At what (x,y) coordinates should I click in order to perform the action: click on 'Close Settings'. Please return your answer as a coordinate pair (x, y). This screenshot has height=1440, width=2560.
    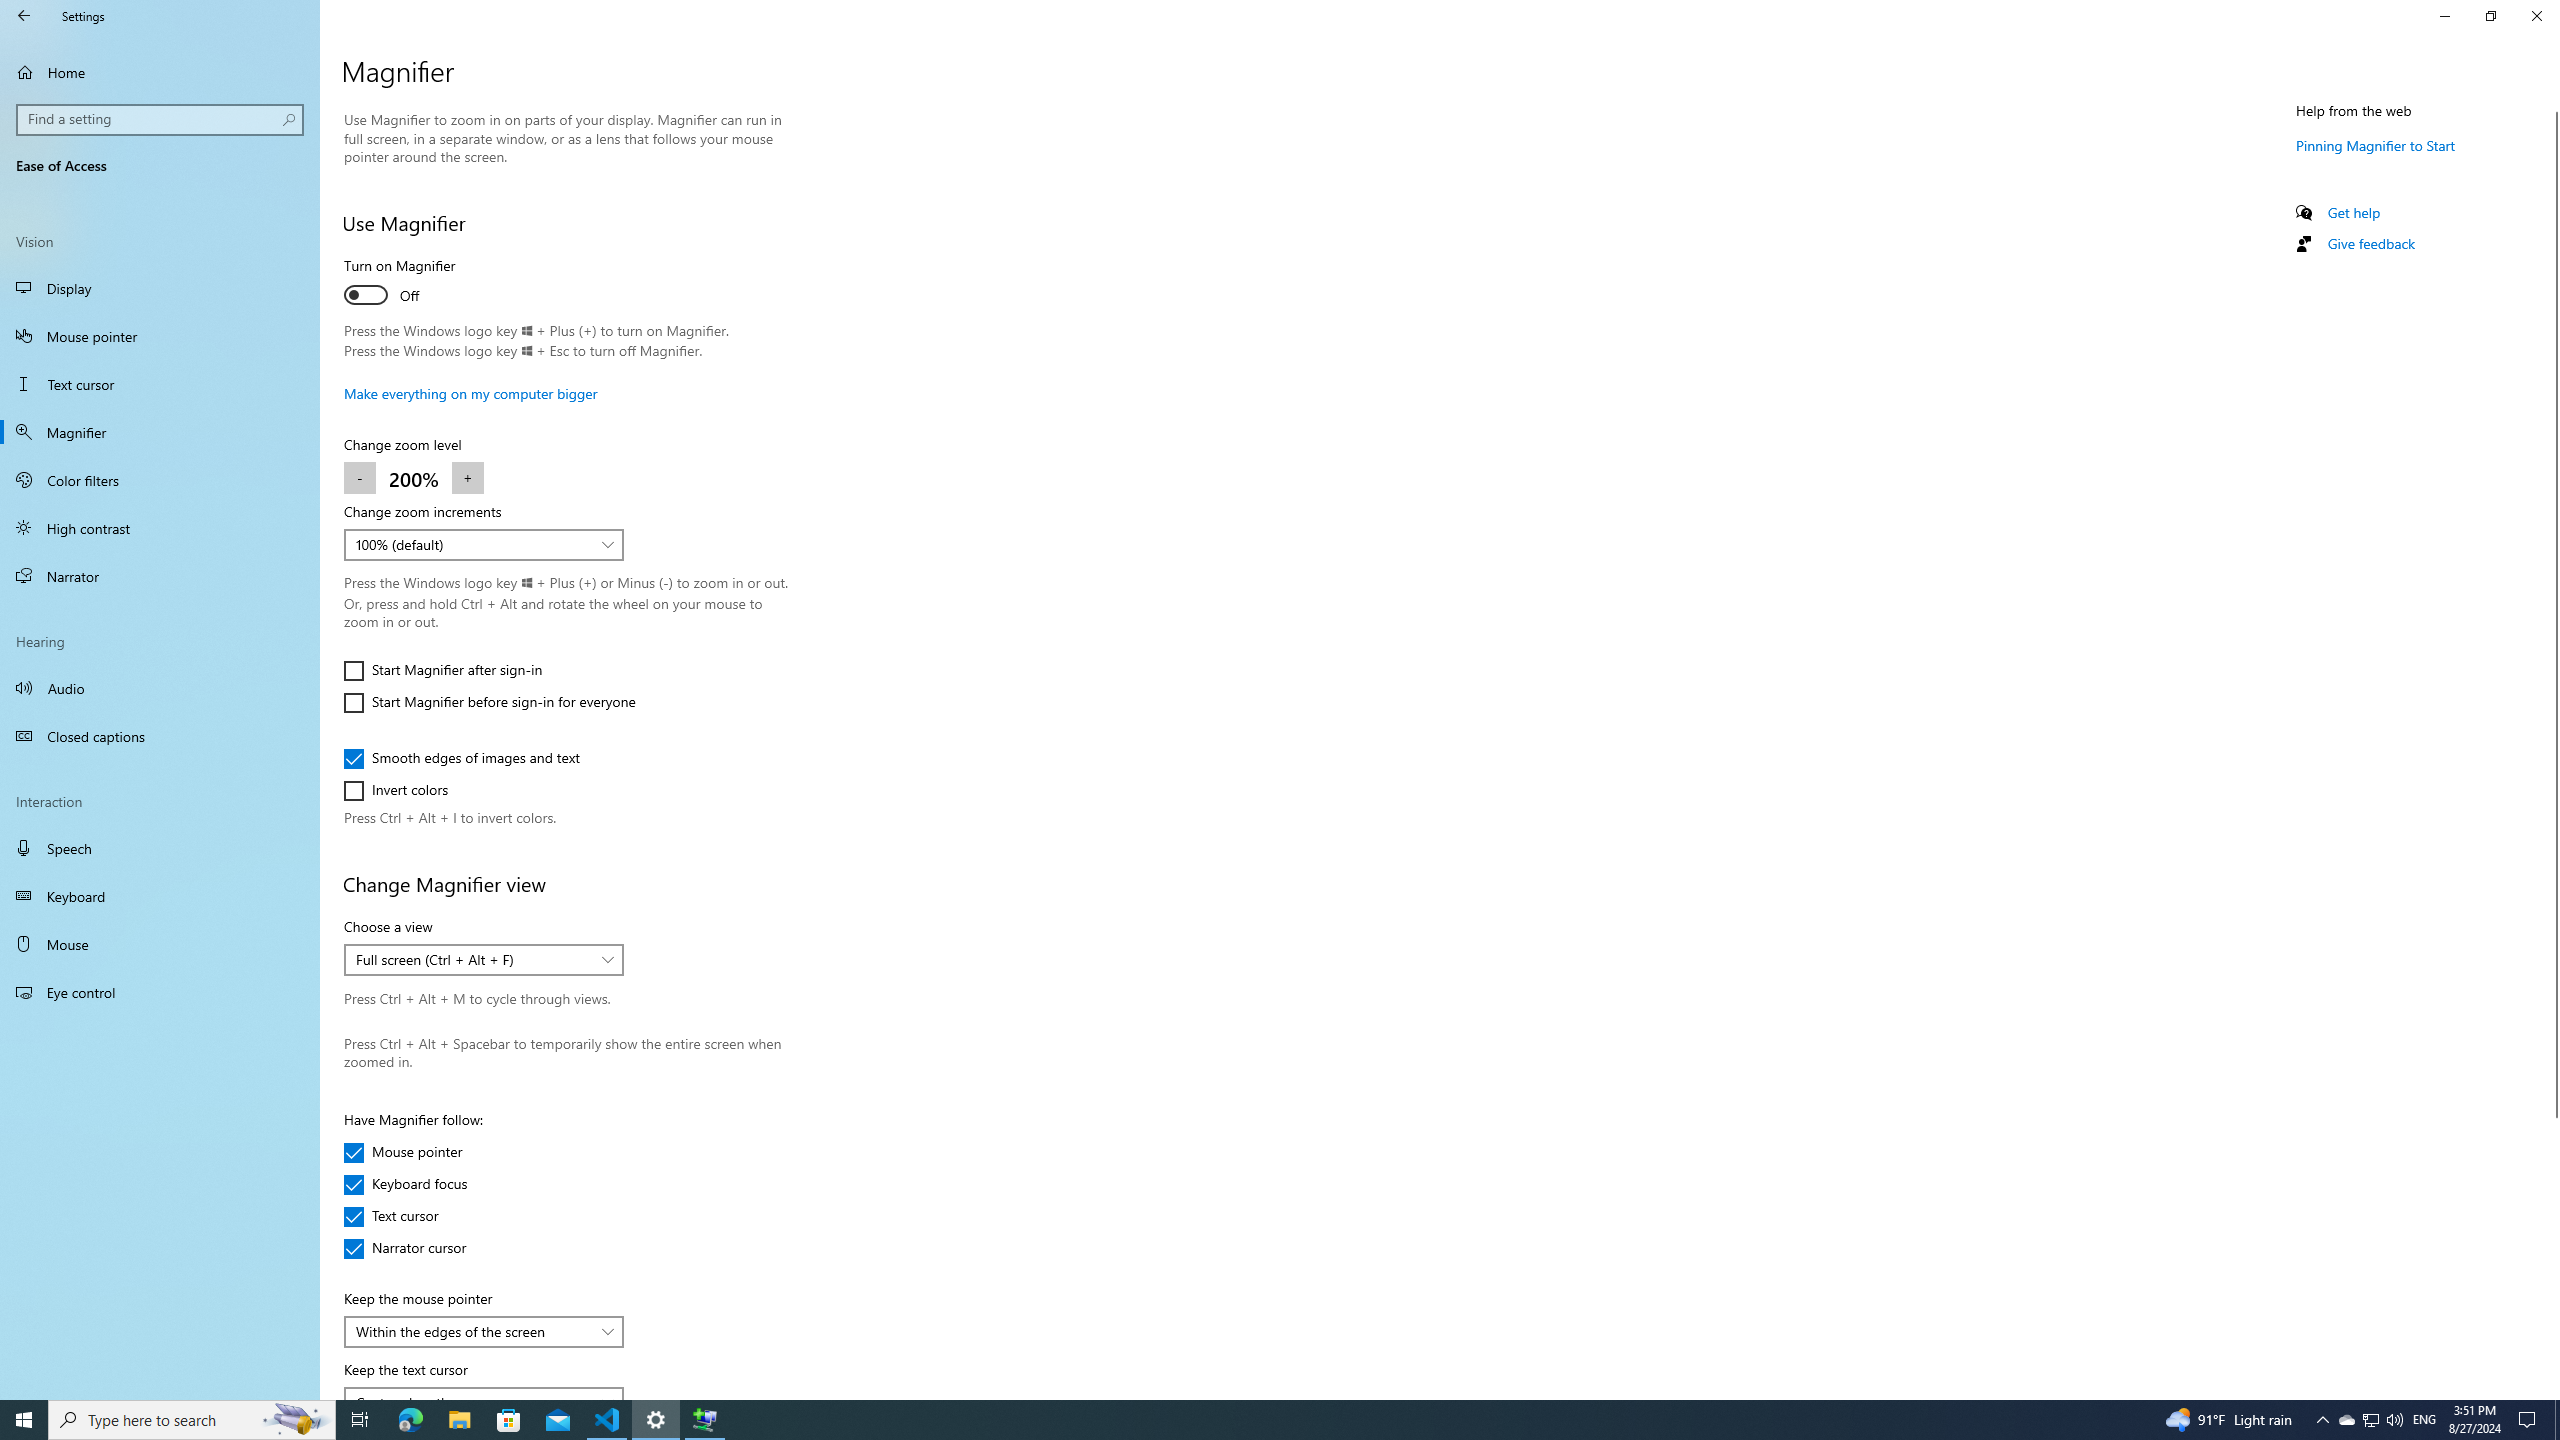
    Looking at the image, I should click on (2535, 15).